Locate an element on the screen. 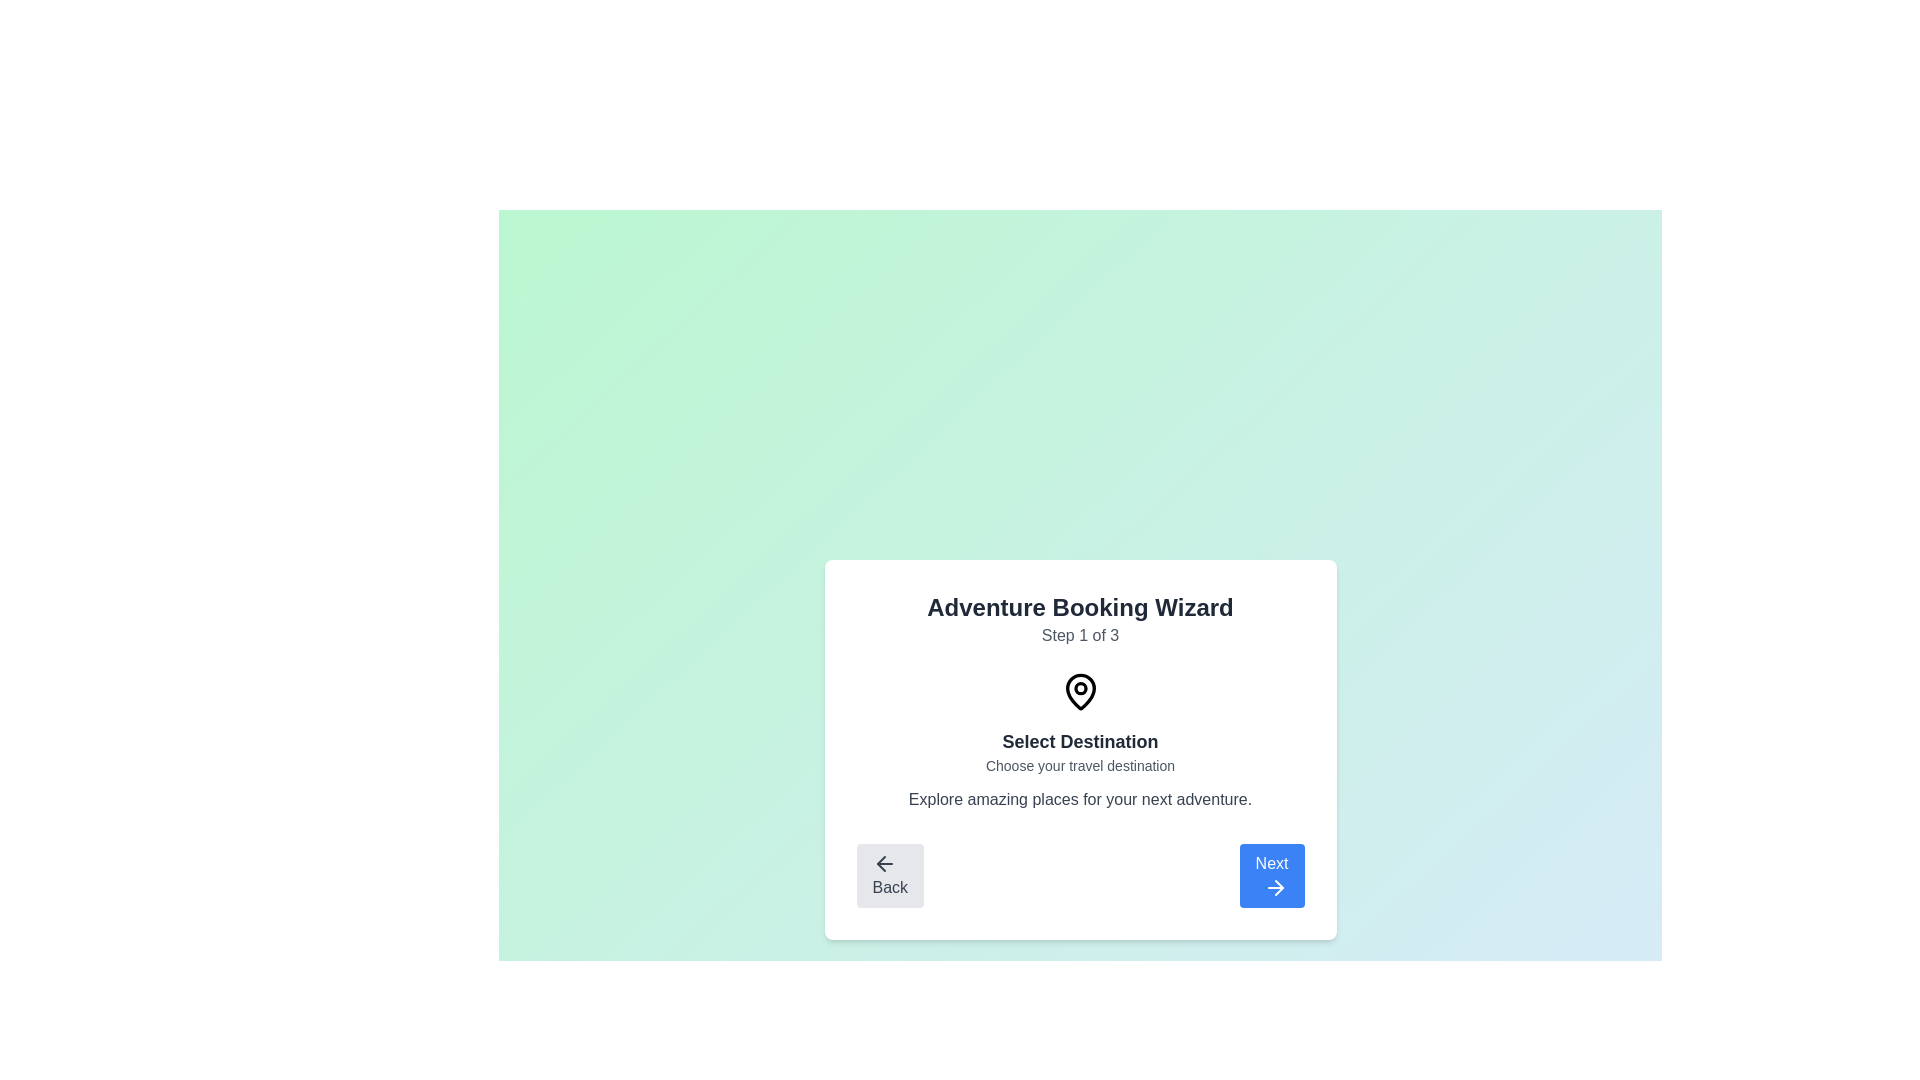  the Text Label displaying 'Step 1 of 3', which is styled with a gray font and located beneath the 'Adventure Booking Wizard' header is located at coordinates (1079, 636).